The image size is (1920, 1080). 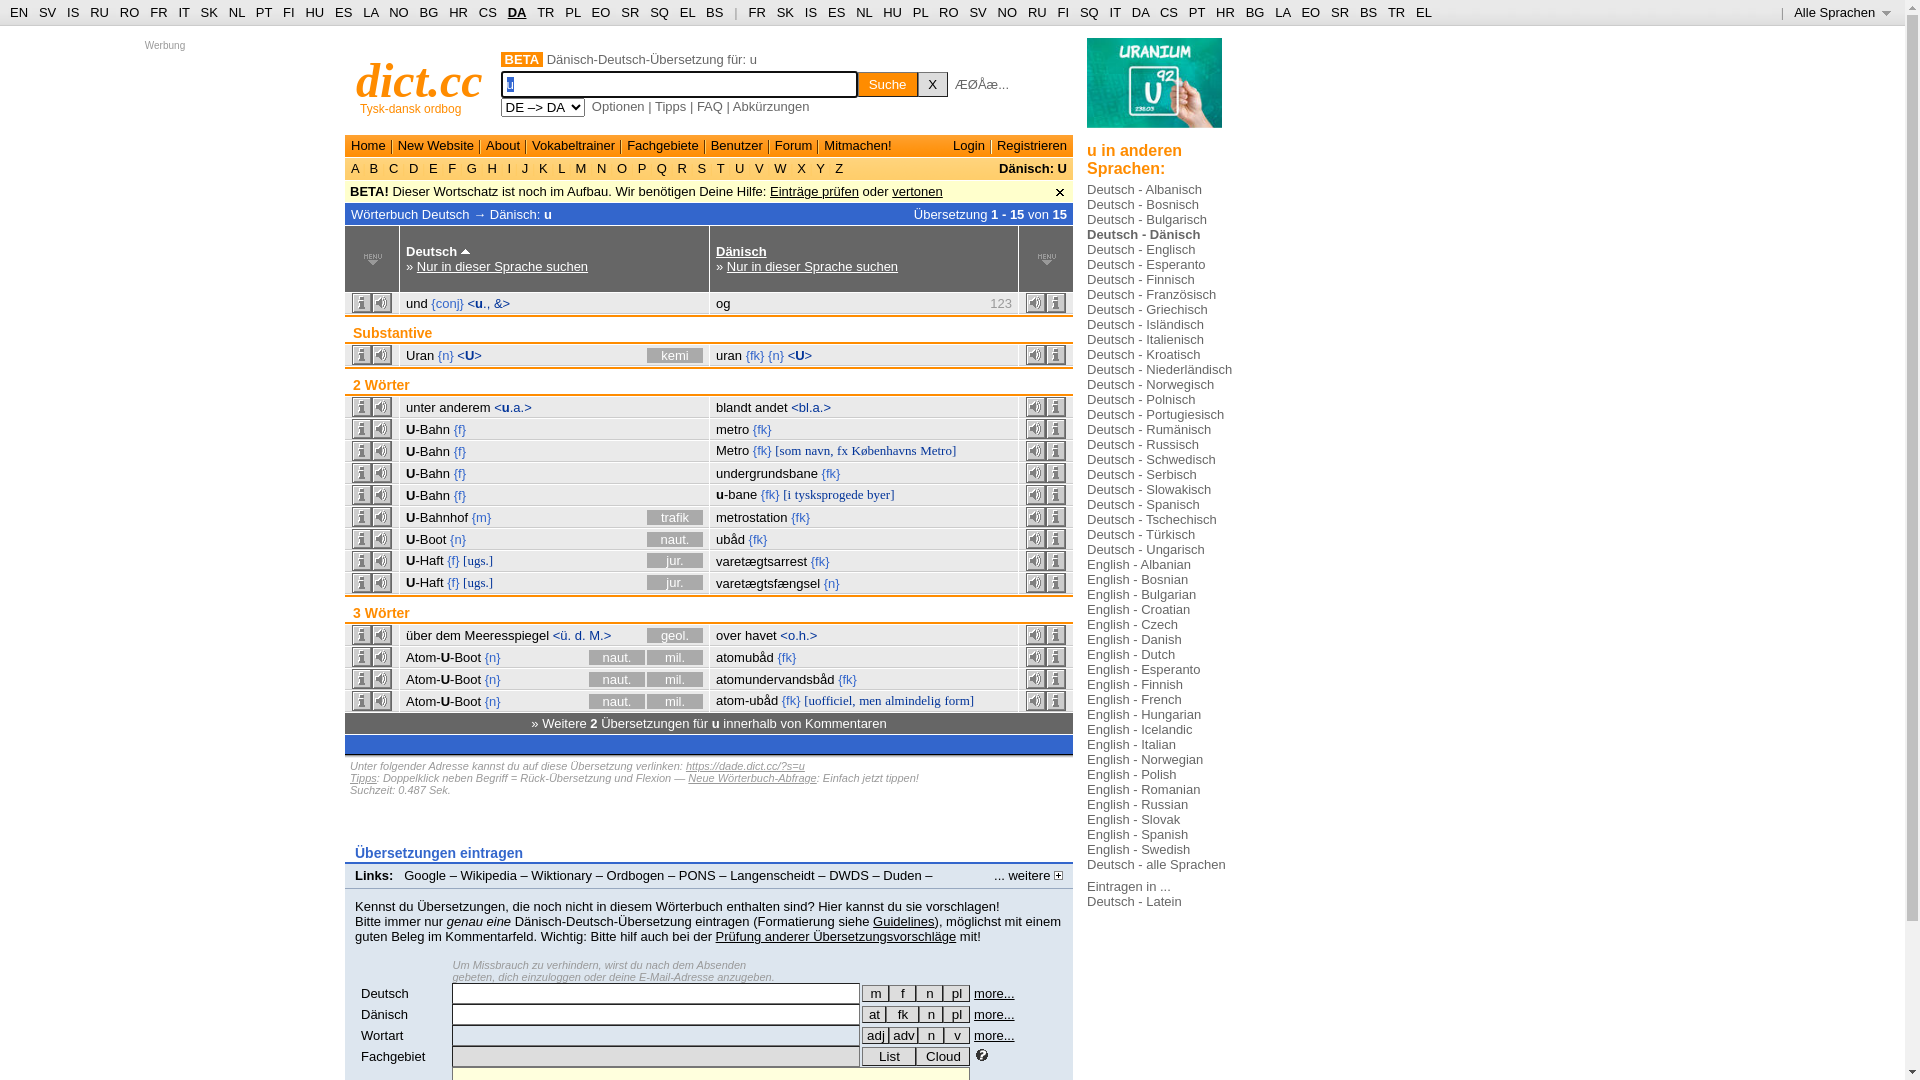 I want to click on 'Duden', so click(x=882, y=874).